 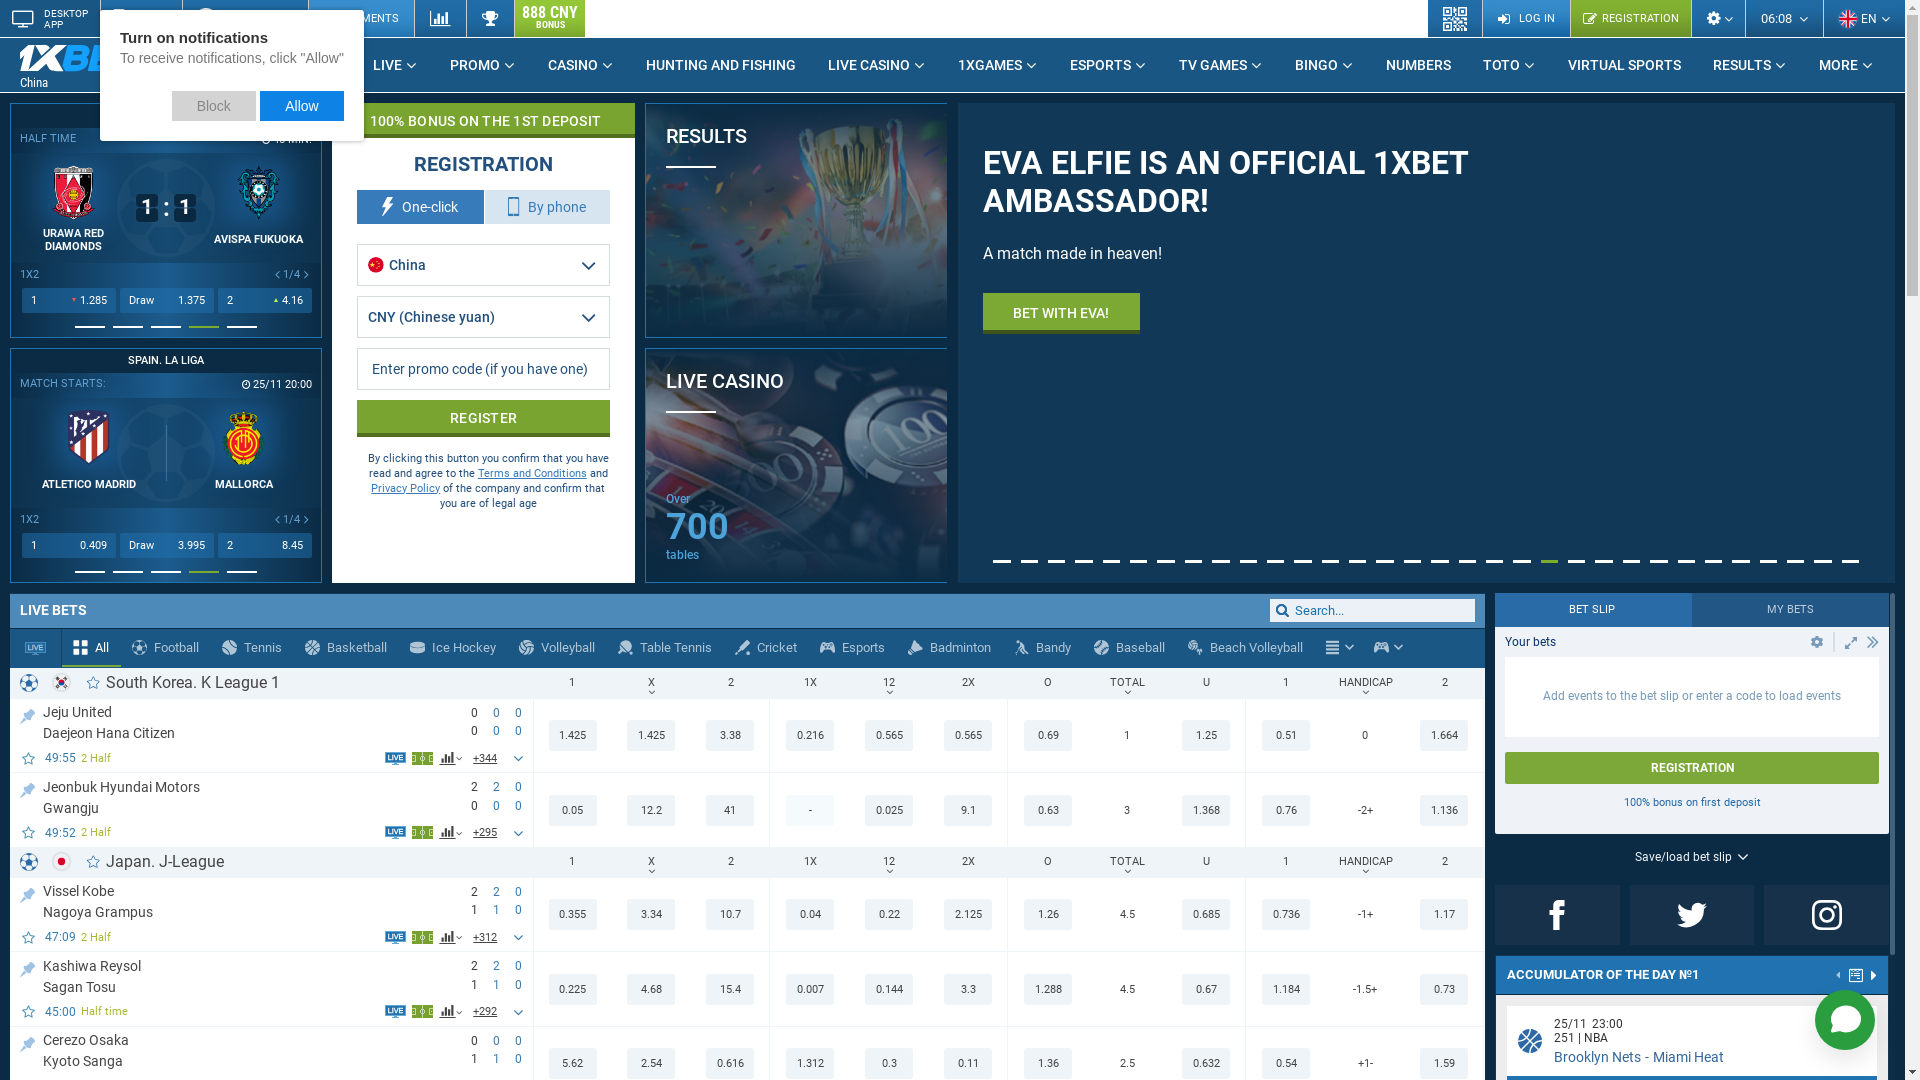 I want to click on 'Football', so click(x=119, y=648).